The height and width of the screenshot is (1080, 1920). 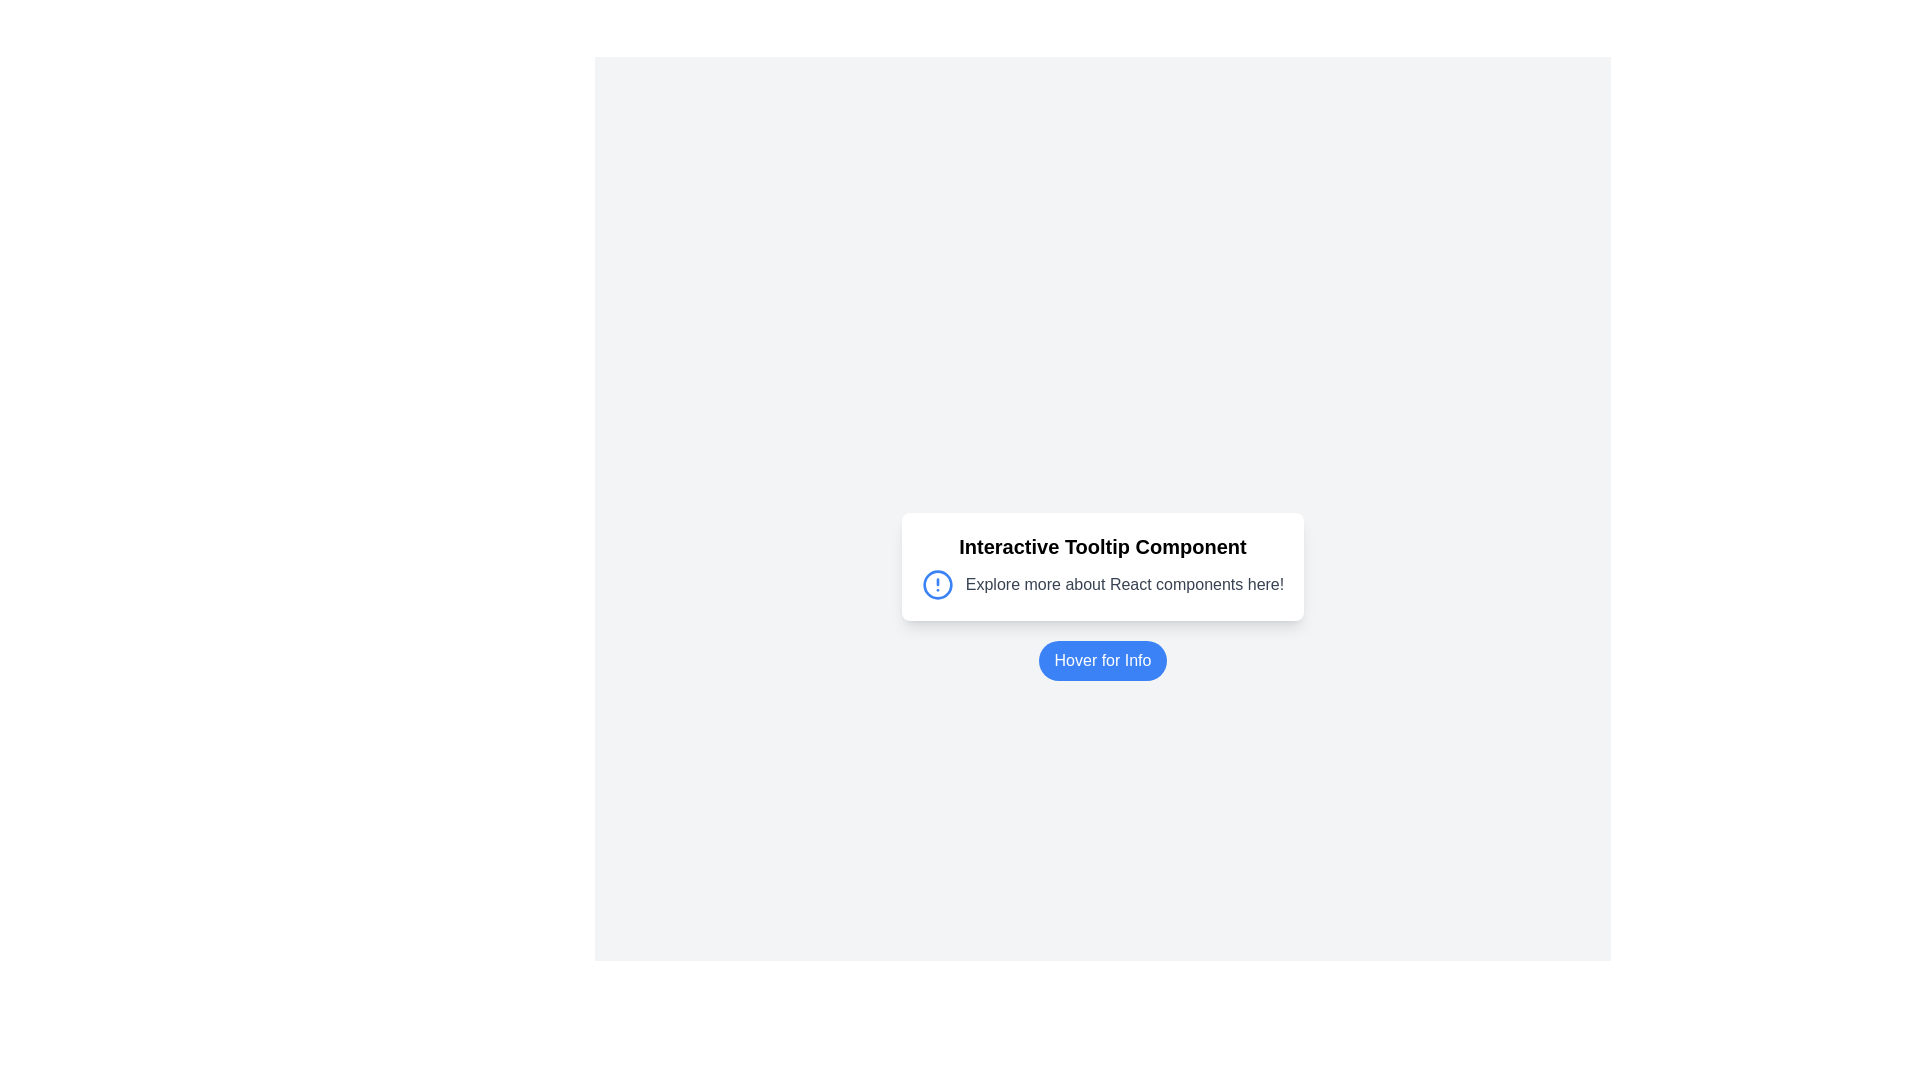 I want to click on the informational tooltip message displayed below the text 'Explore more about React components here!' in the tooltip group context, so click(x=1142, y=623).